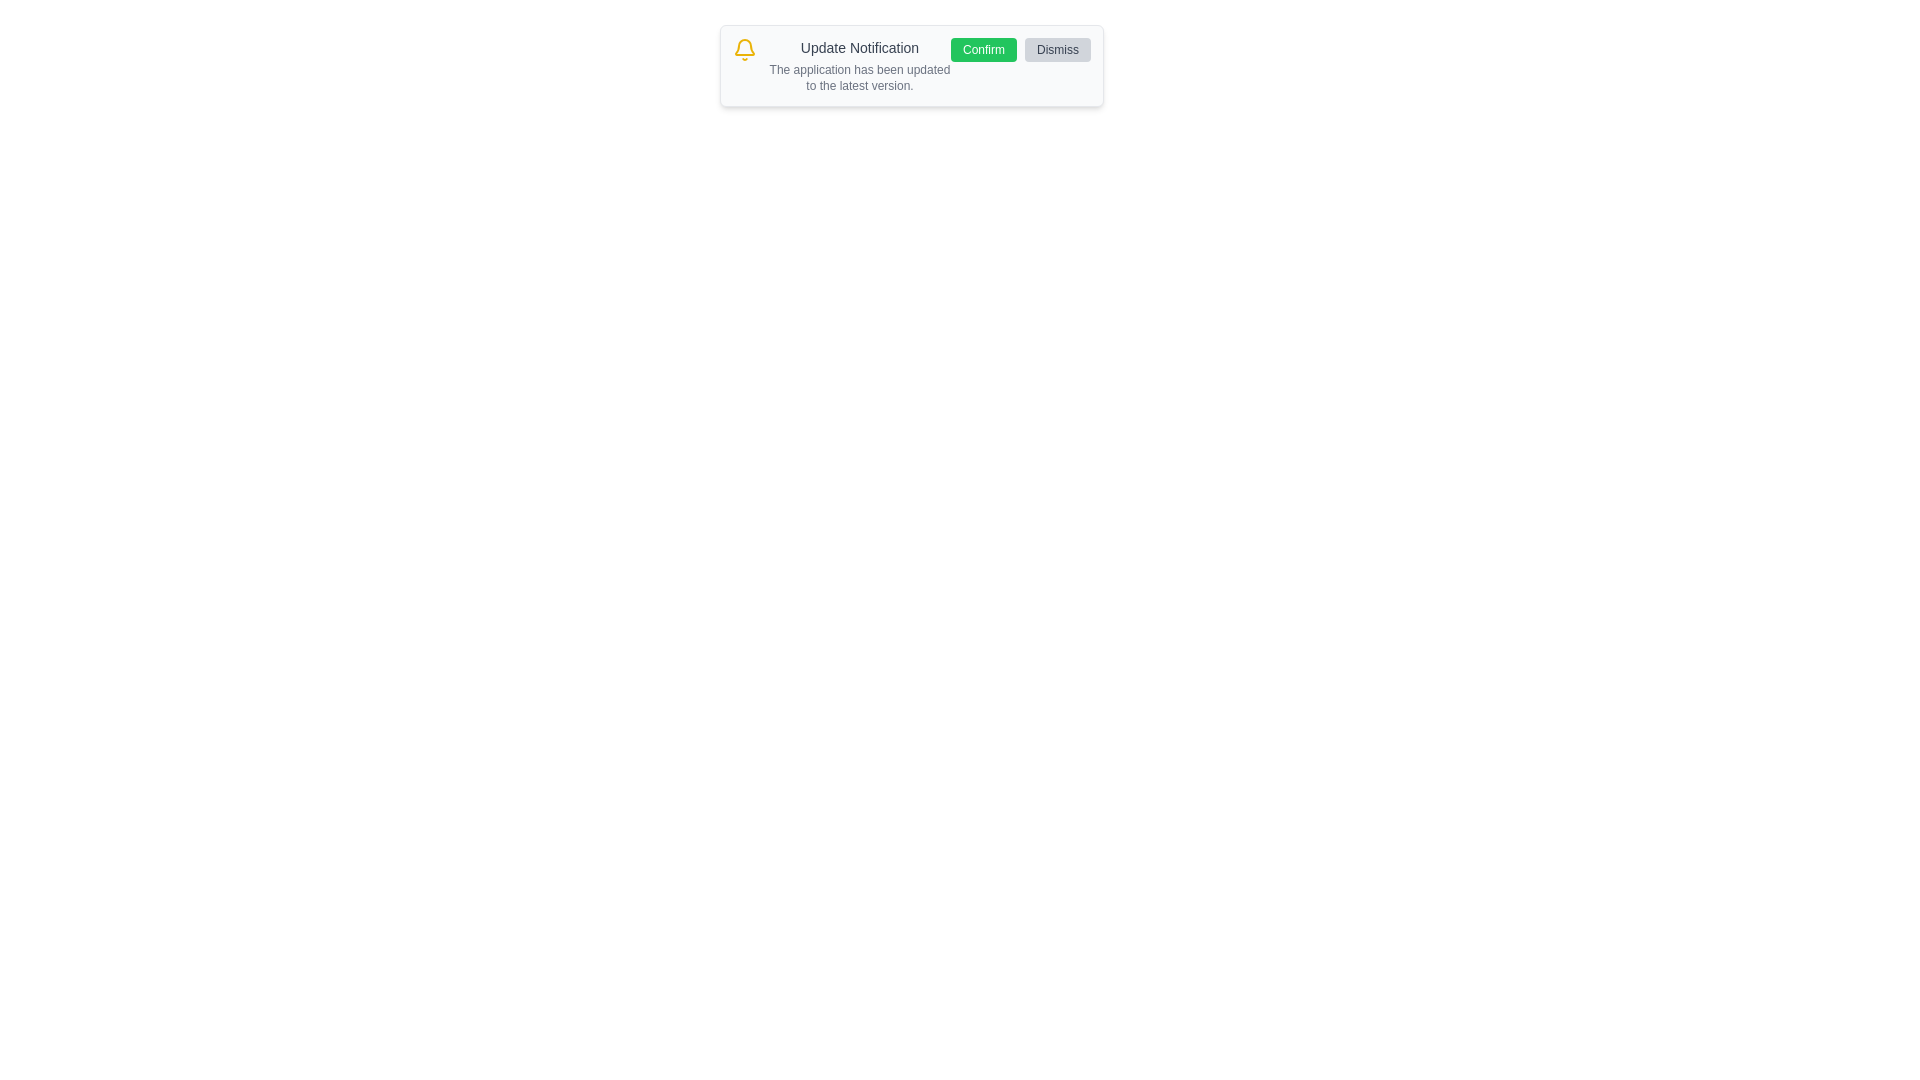  What do you see at coordinates (743, 49) in the screenshot?
I see `the yellow bell icon, which is positioned at the top-left of the notification box, adjacent to the 'Update Notification' text` at bounding box center [743, 49].